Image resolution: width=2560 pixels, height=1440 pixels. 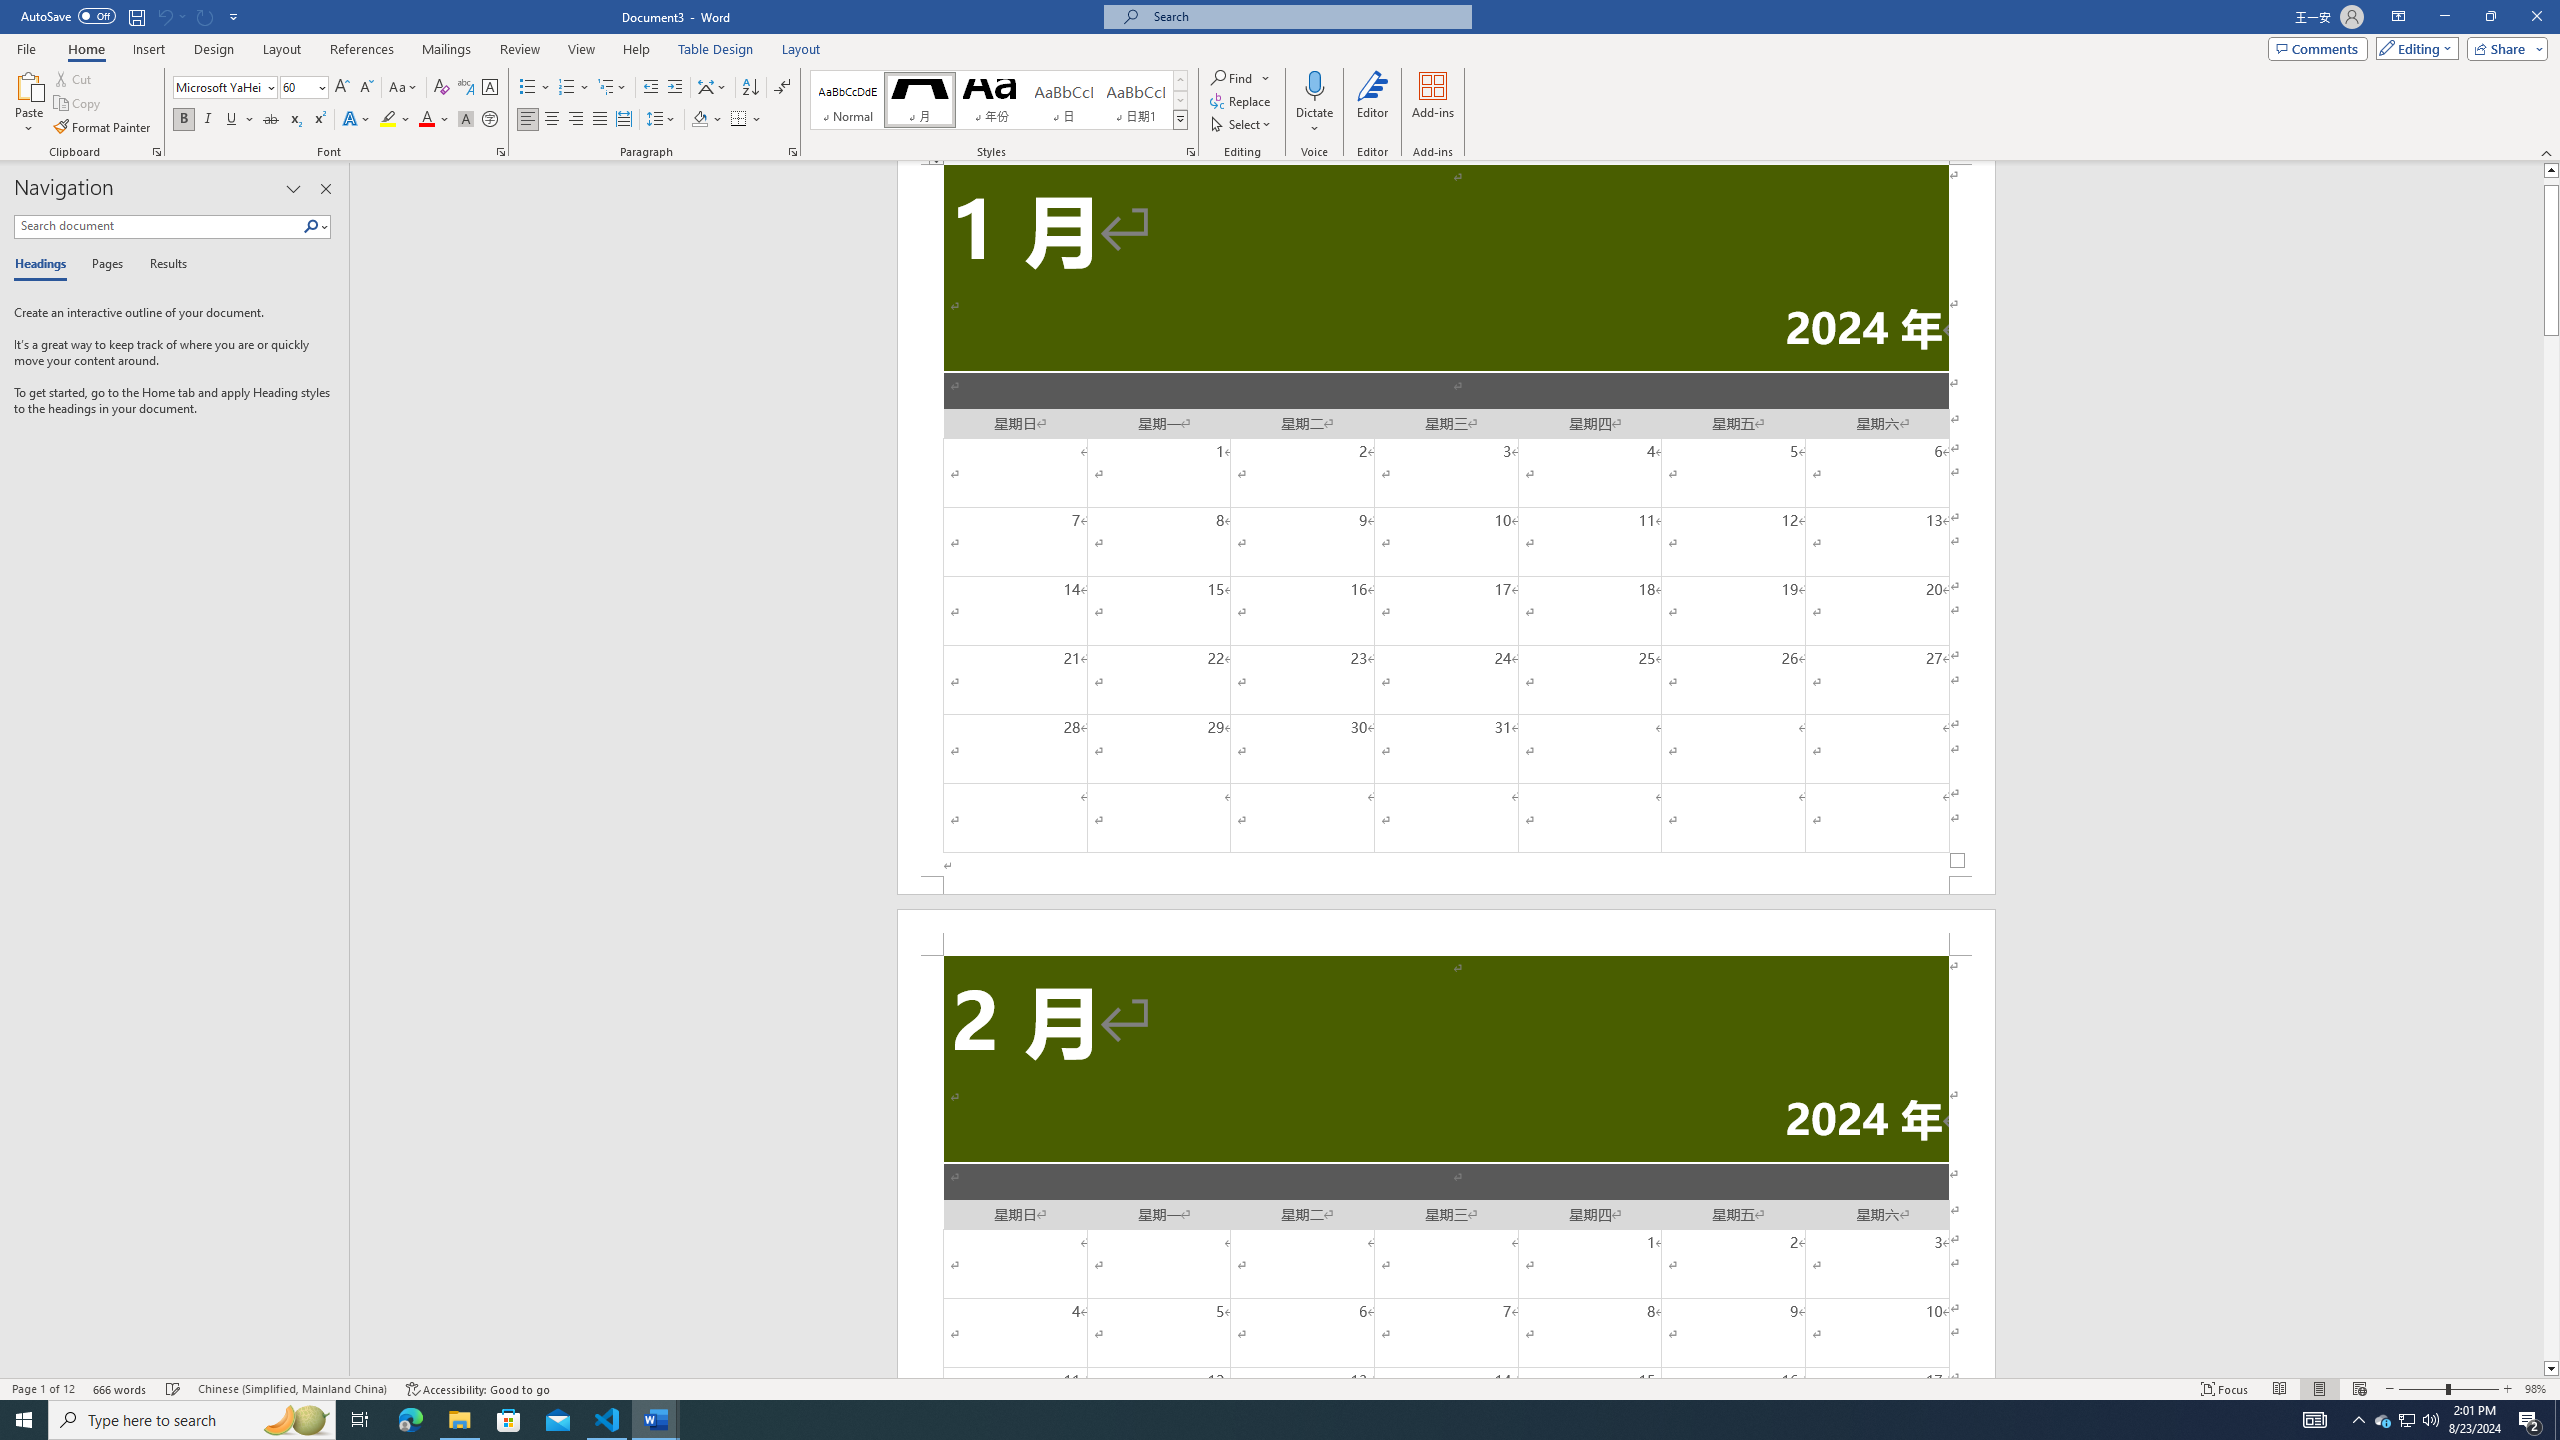 What do you see at coordinates (425, 118) in the screenshot?
I see `'Font Color RGB(255, 0, 0)'` at bounding box center [425, 118].